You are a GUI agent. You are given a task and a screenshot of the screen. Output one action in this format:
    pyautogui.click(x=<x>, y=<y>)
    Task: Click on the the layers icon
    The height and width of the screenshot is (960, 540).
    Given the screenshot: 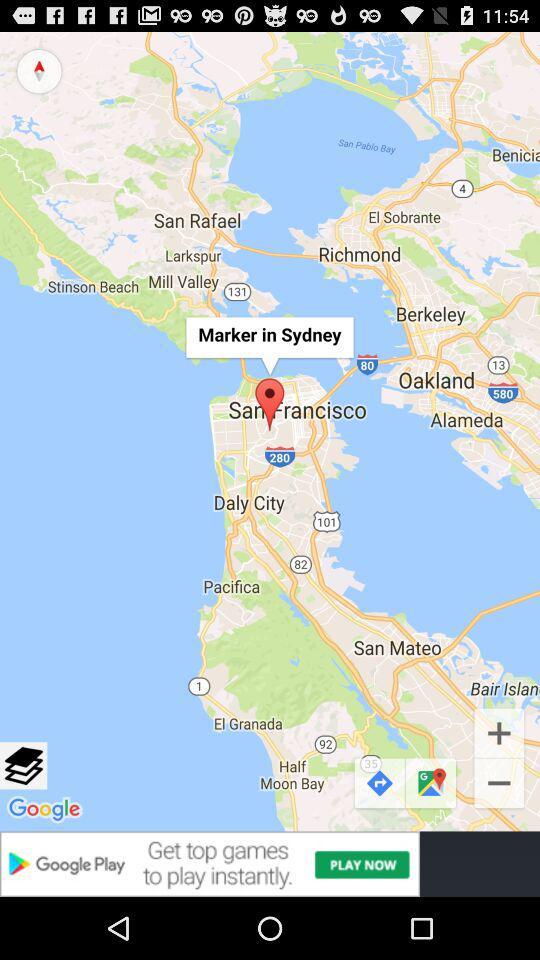 What is the action you would take?
    pyautogui.click(x=22, y=819)
    